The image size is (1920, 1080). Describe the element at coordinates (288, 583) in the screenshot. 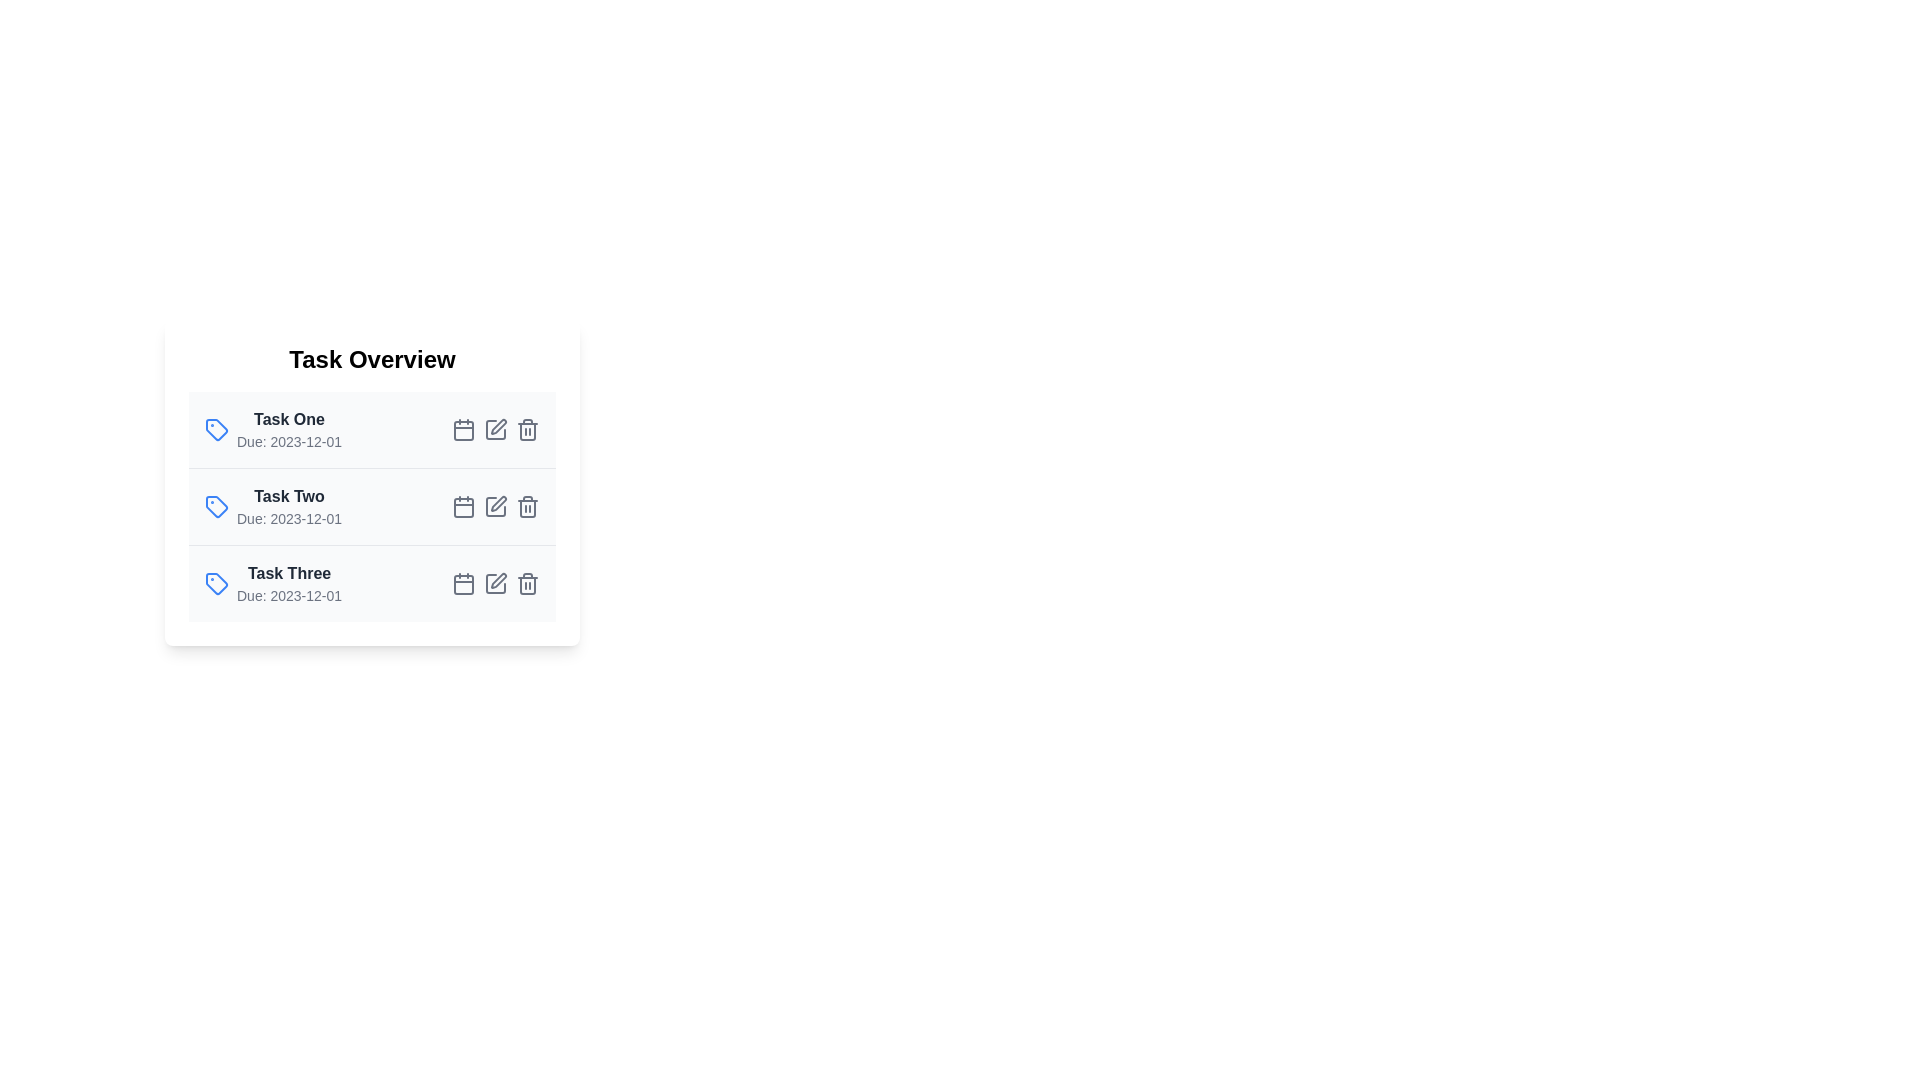

I see `the text field displaying 'Task Three' and 'Due: 2023-12-01', which is the third item in the 'Task Overview' card` at that location.